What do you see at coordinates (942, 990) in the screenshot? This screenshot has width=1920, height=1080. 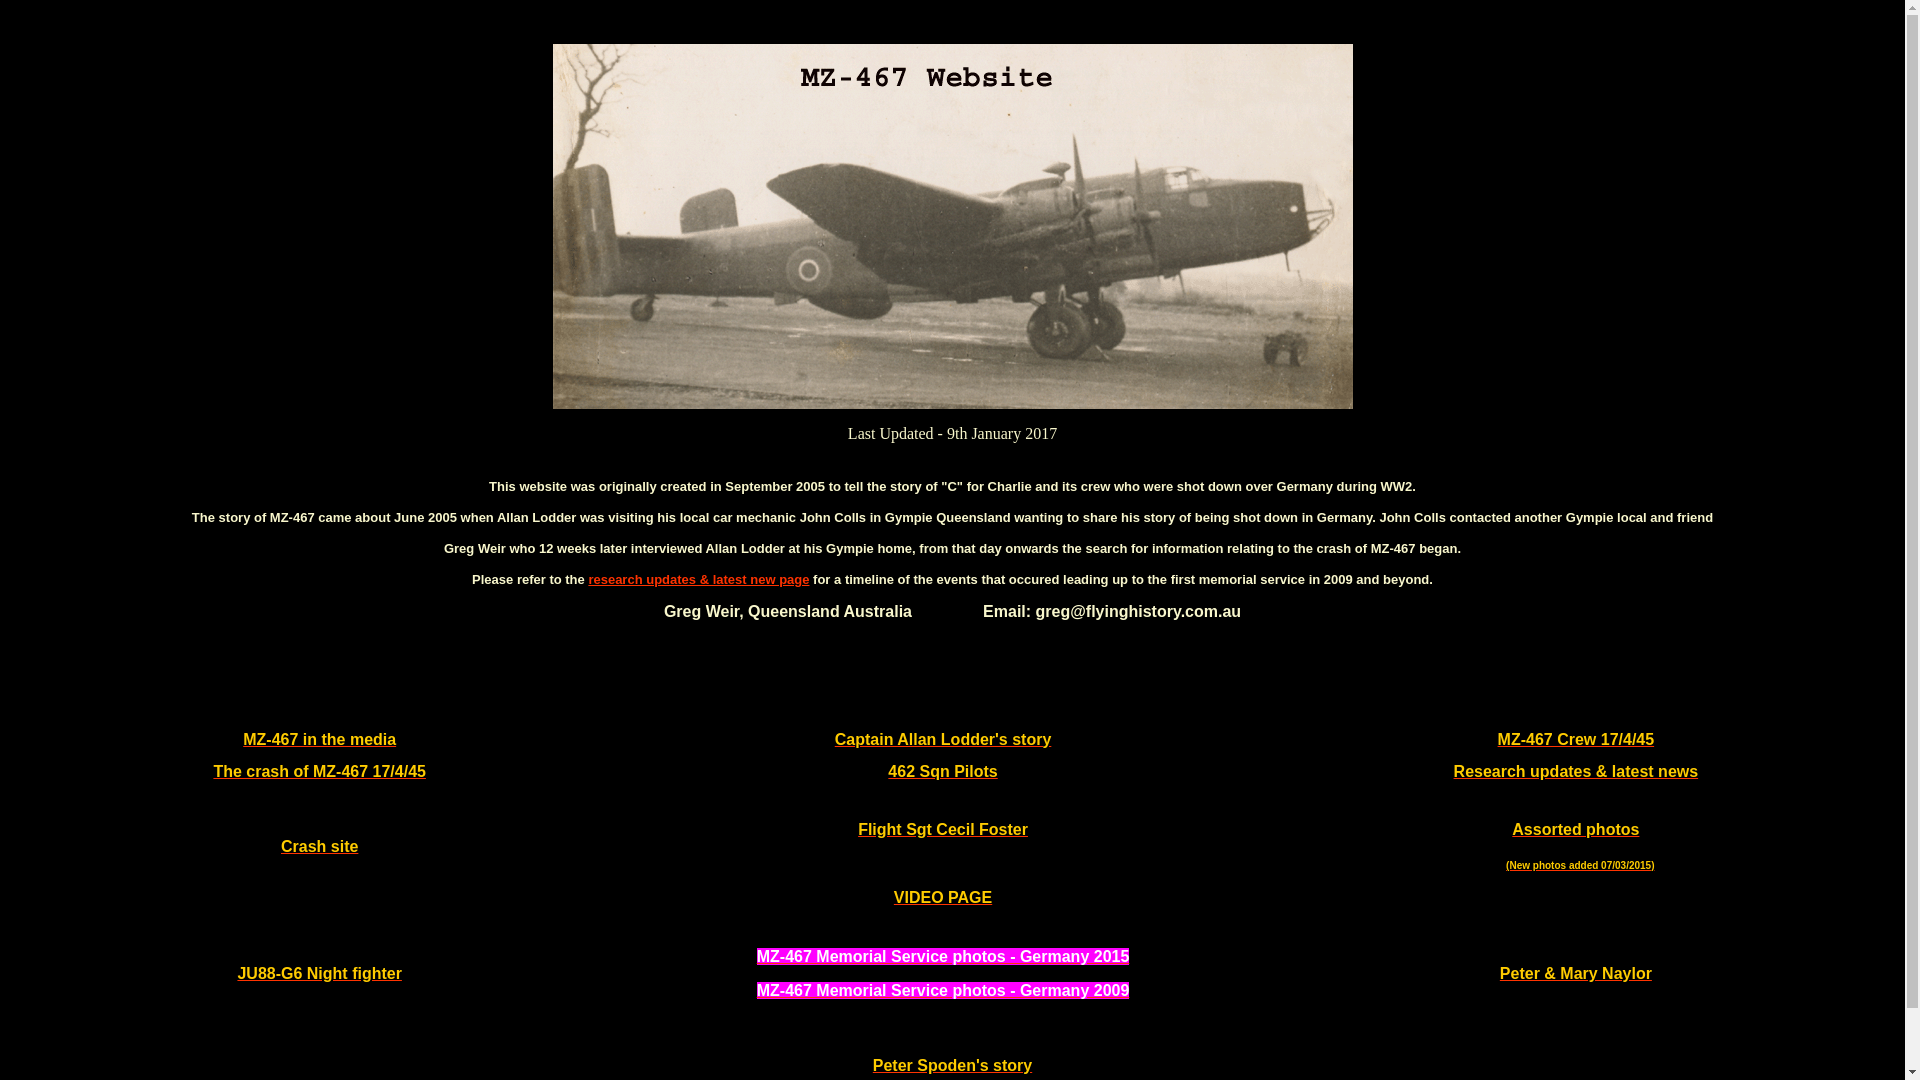 I see `'MZ-467 Memorial Service photos - Germany 2009'` at bounding box center [942, 990].